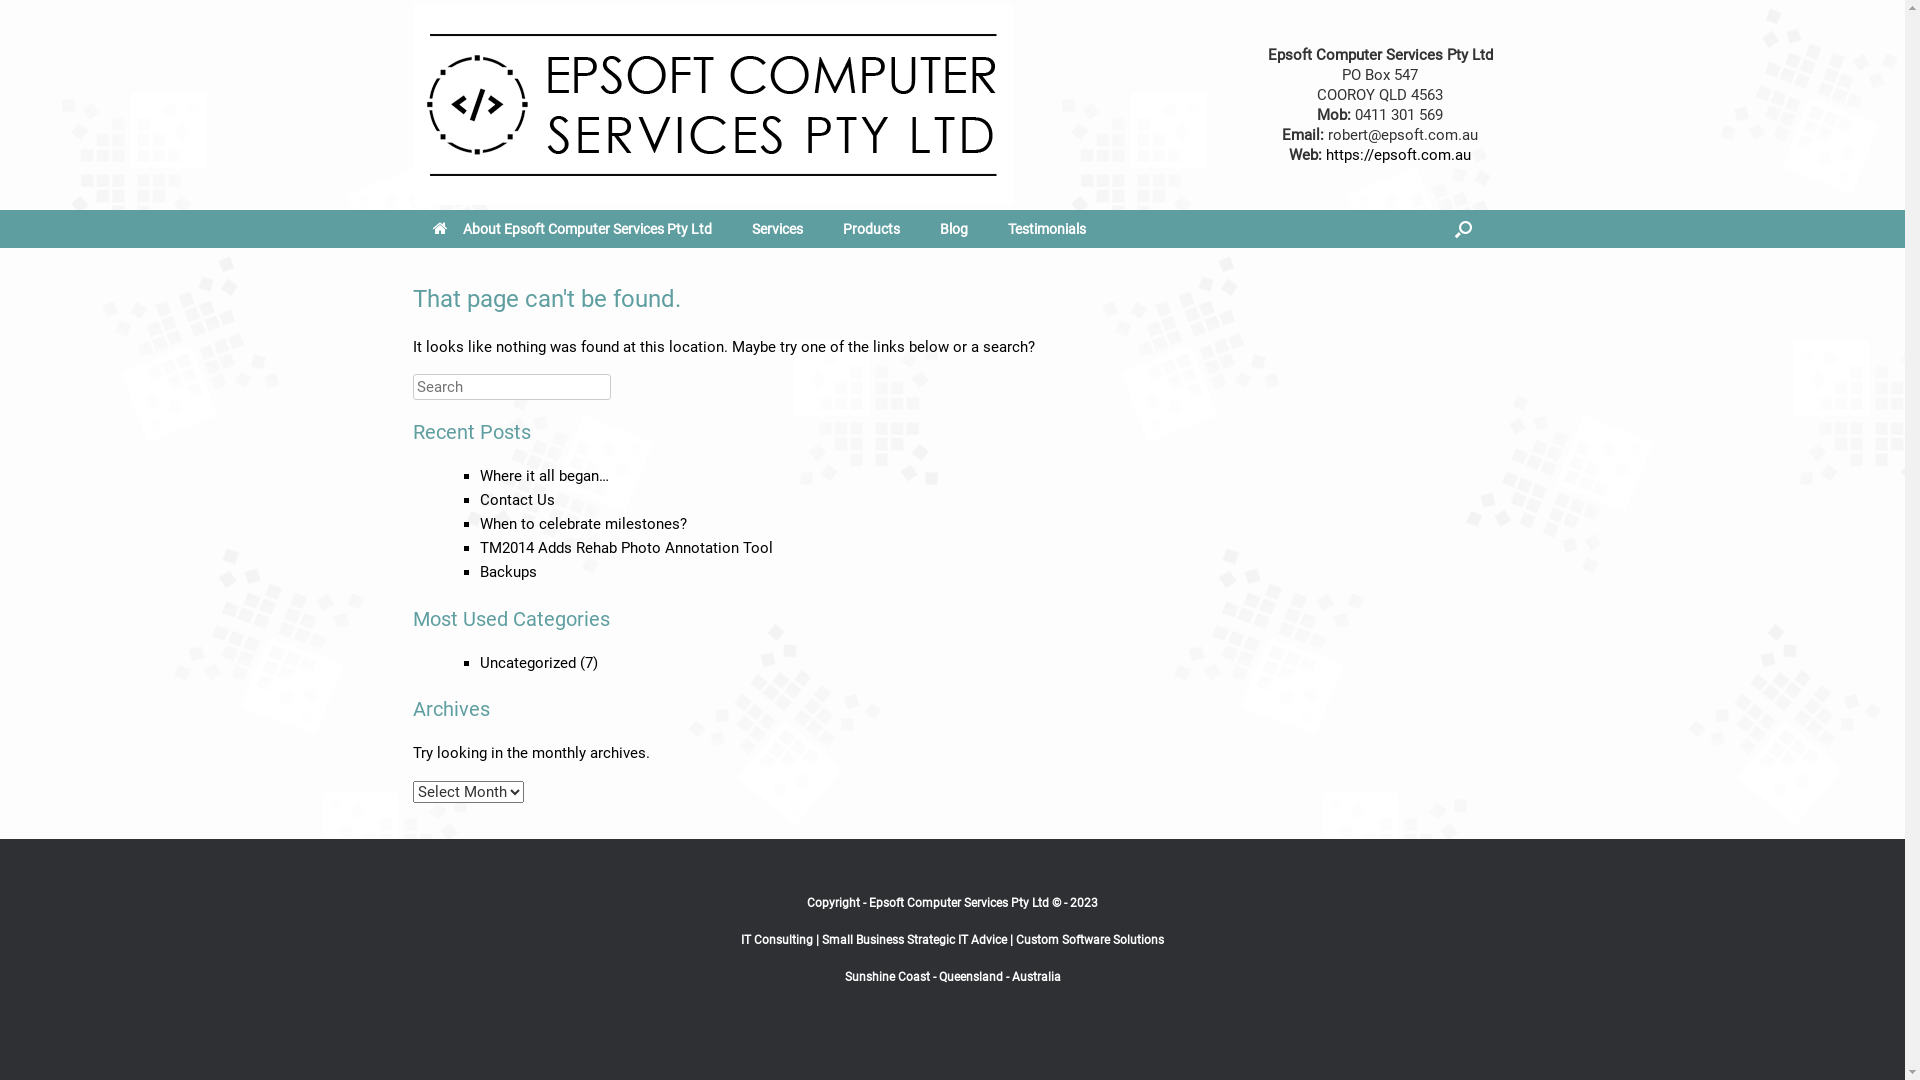 The height and width of the screenshot is (1080, 1920). What do you see at coordinates (508, 571) in the screenshot?
I see `'Backups'` at bounding box center [508, 571].